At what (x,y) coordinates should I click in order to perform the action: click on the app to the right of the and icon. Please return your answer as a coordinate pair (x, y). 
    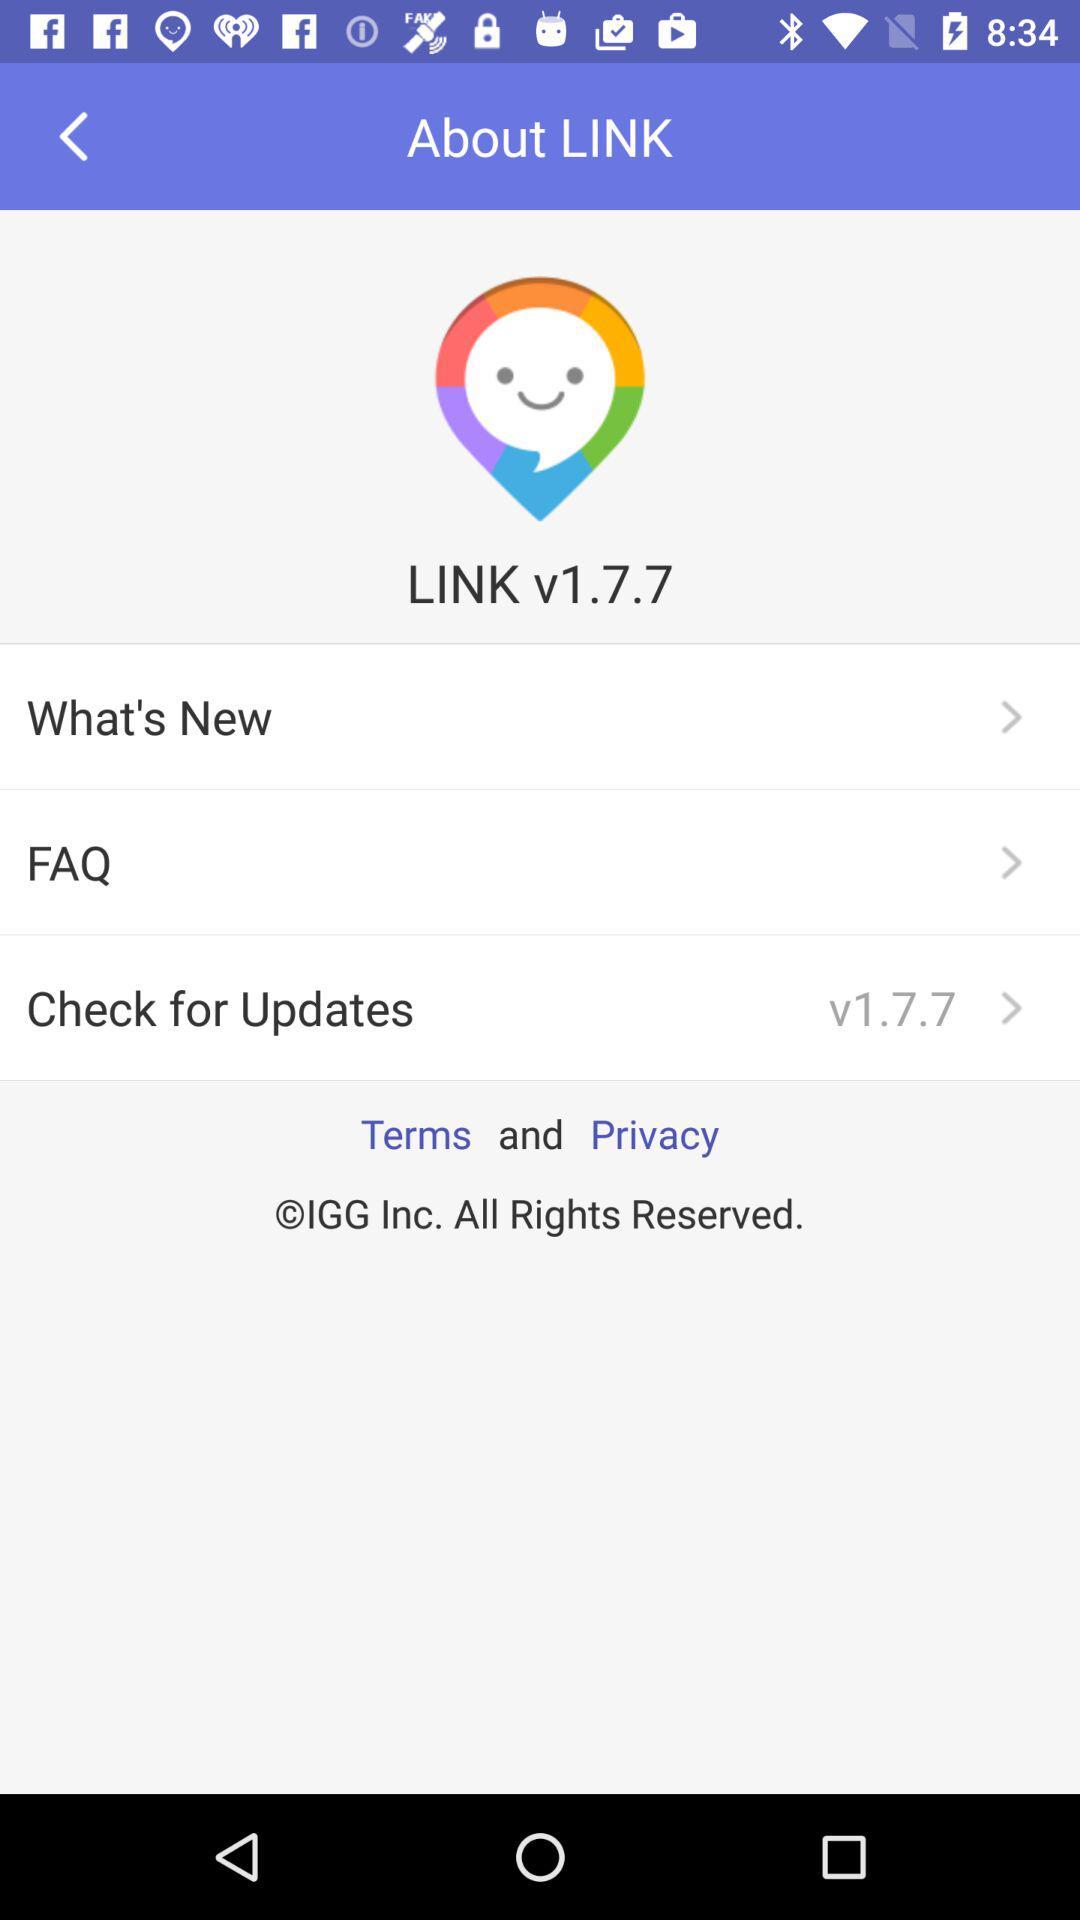
    Looking at the image, I should click on (654, 1133).